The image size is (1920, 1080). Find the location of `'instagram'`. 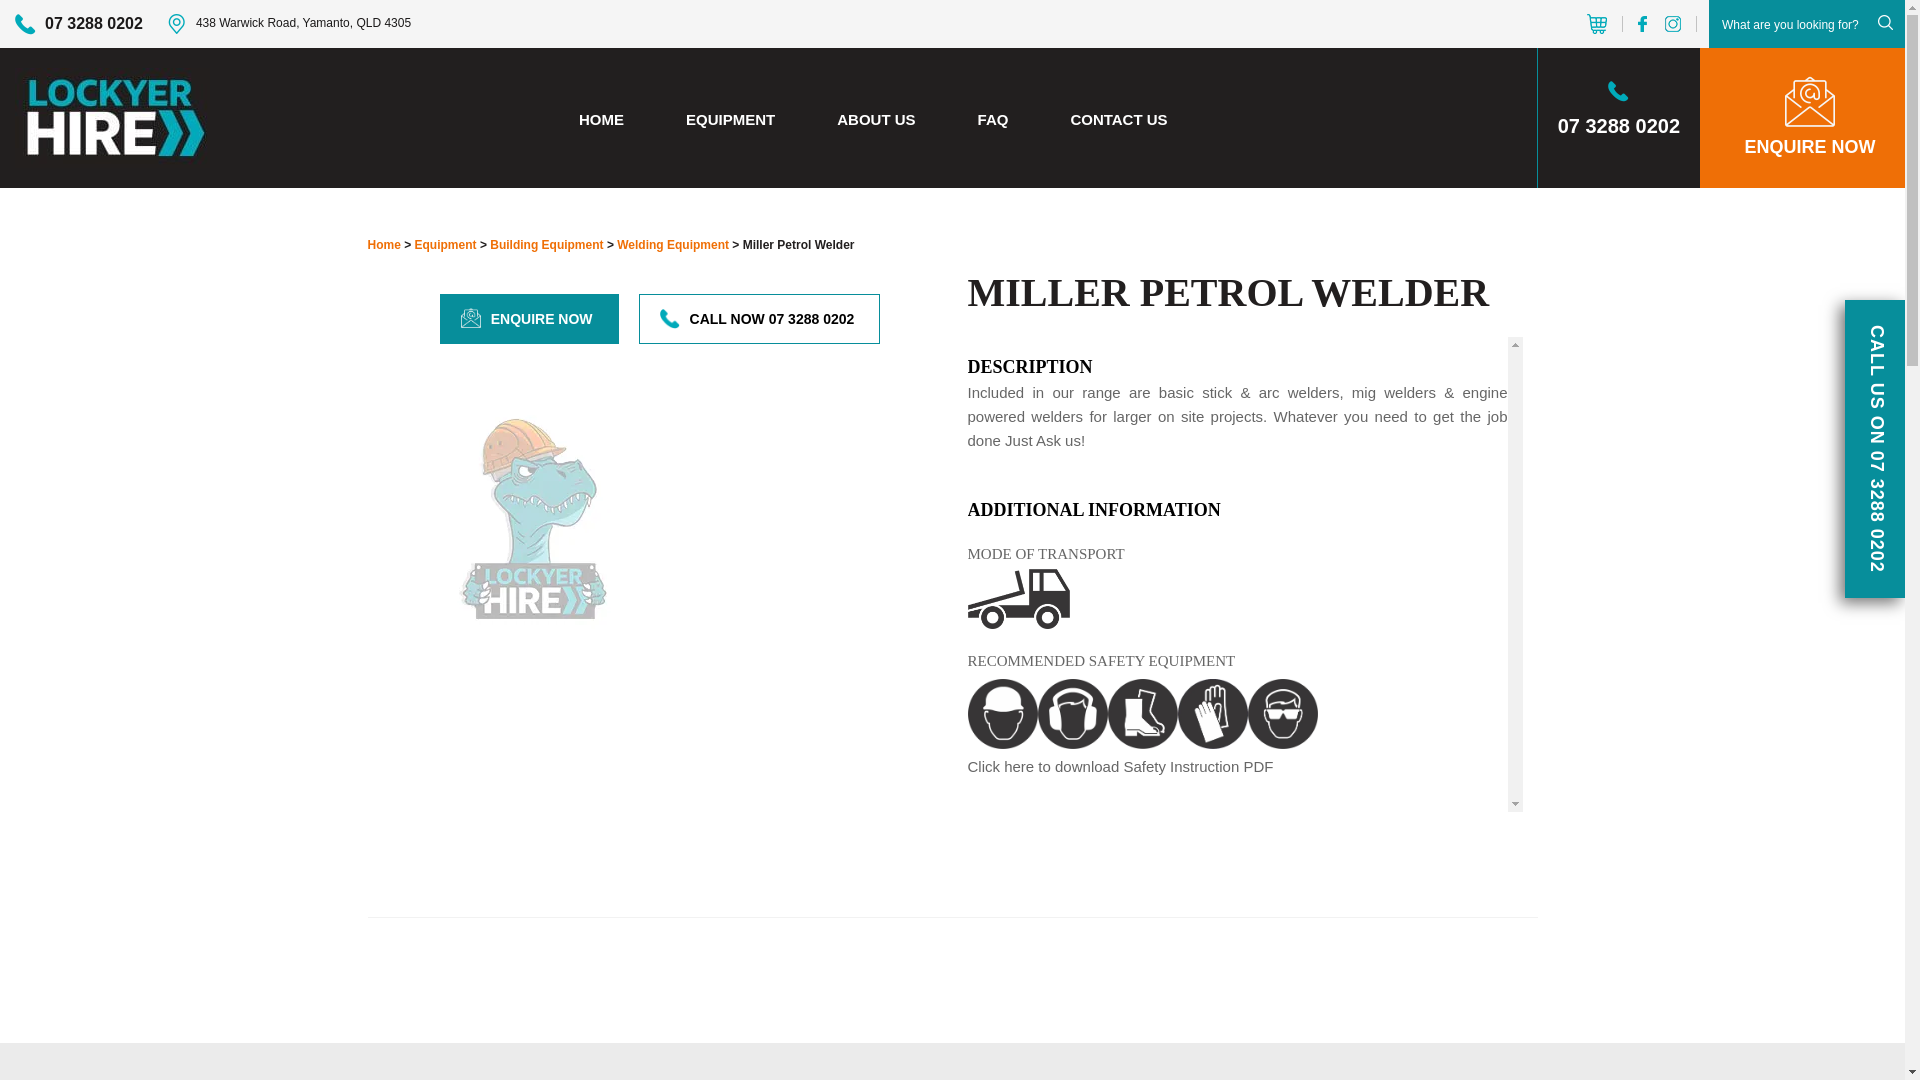

'instagram' is located at coordinates (1673, 23).